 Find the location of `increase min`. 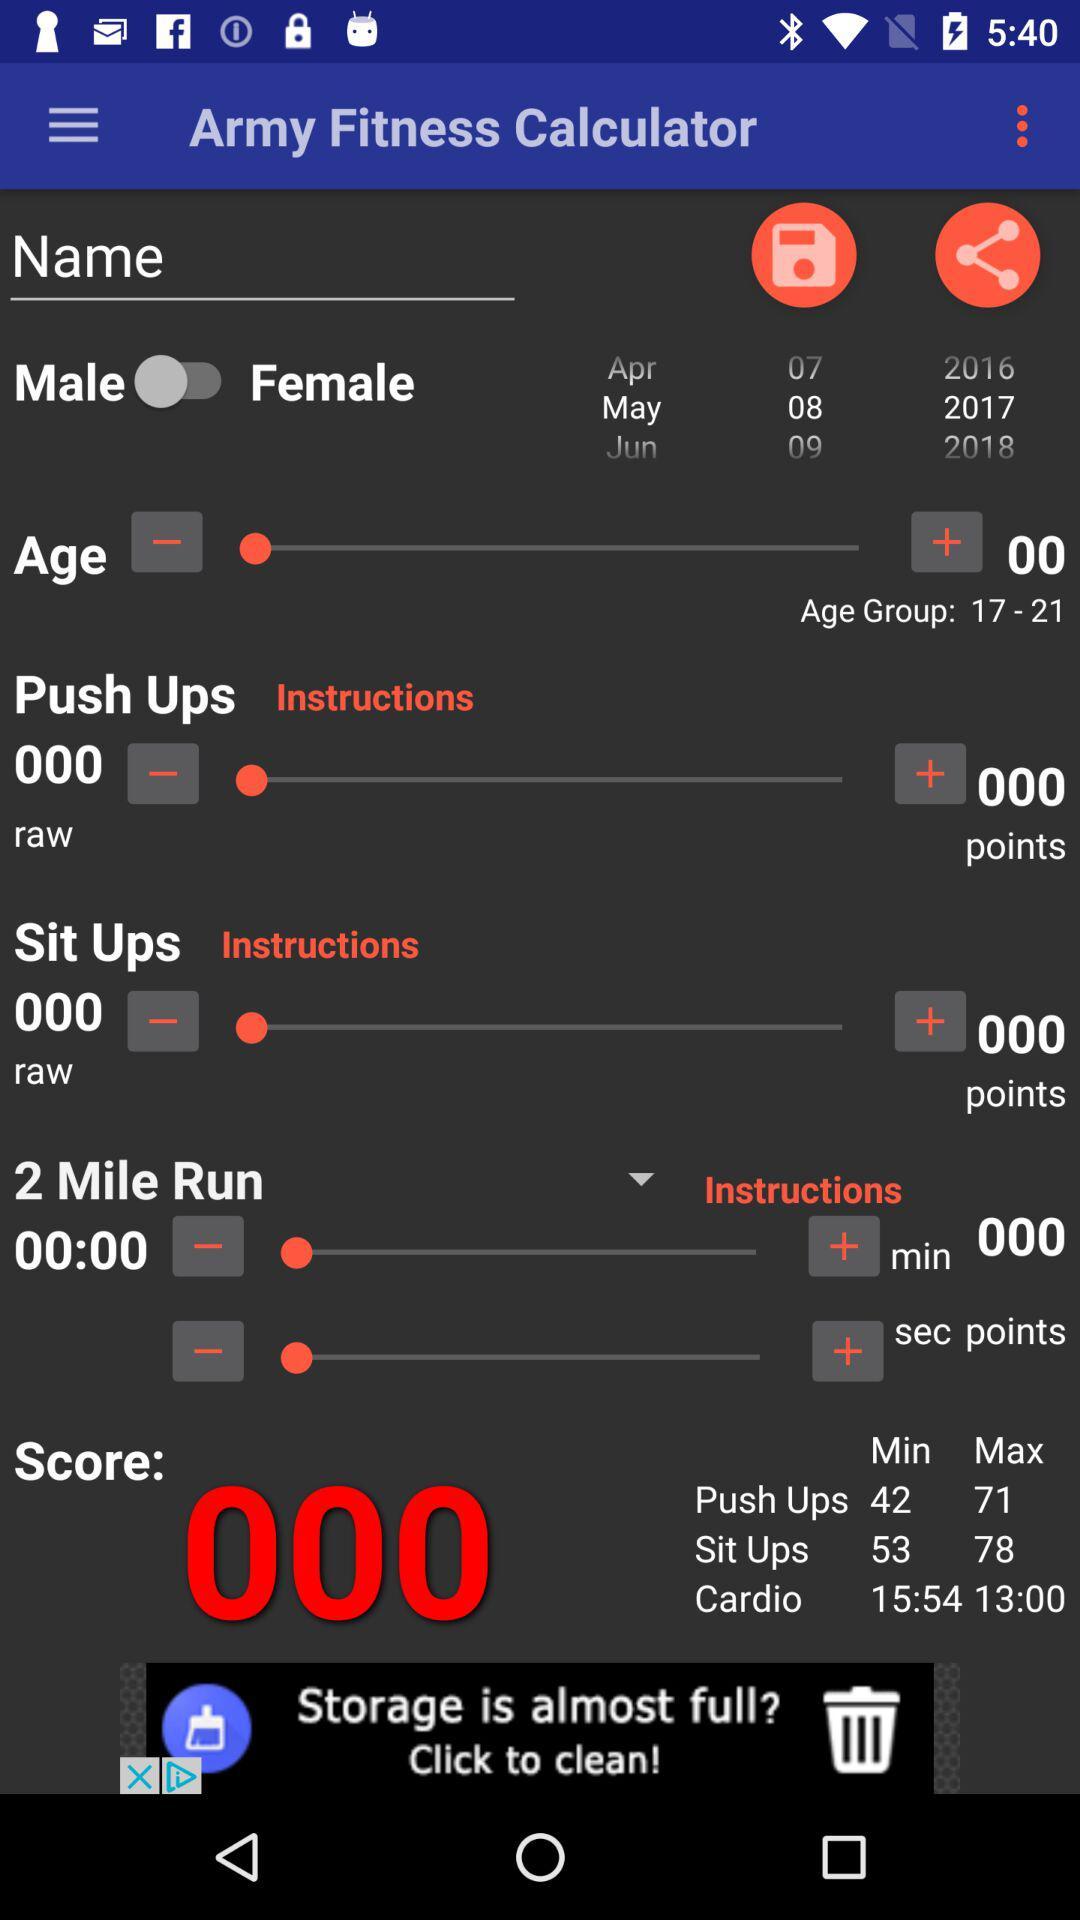

increase min is located at coordinates (844, 1245).